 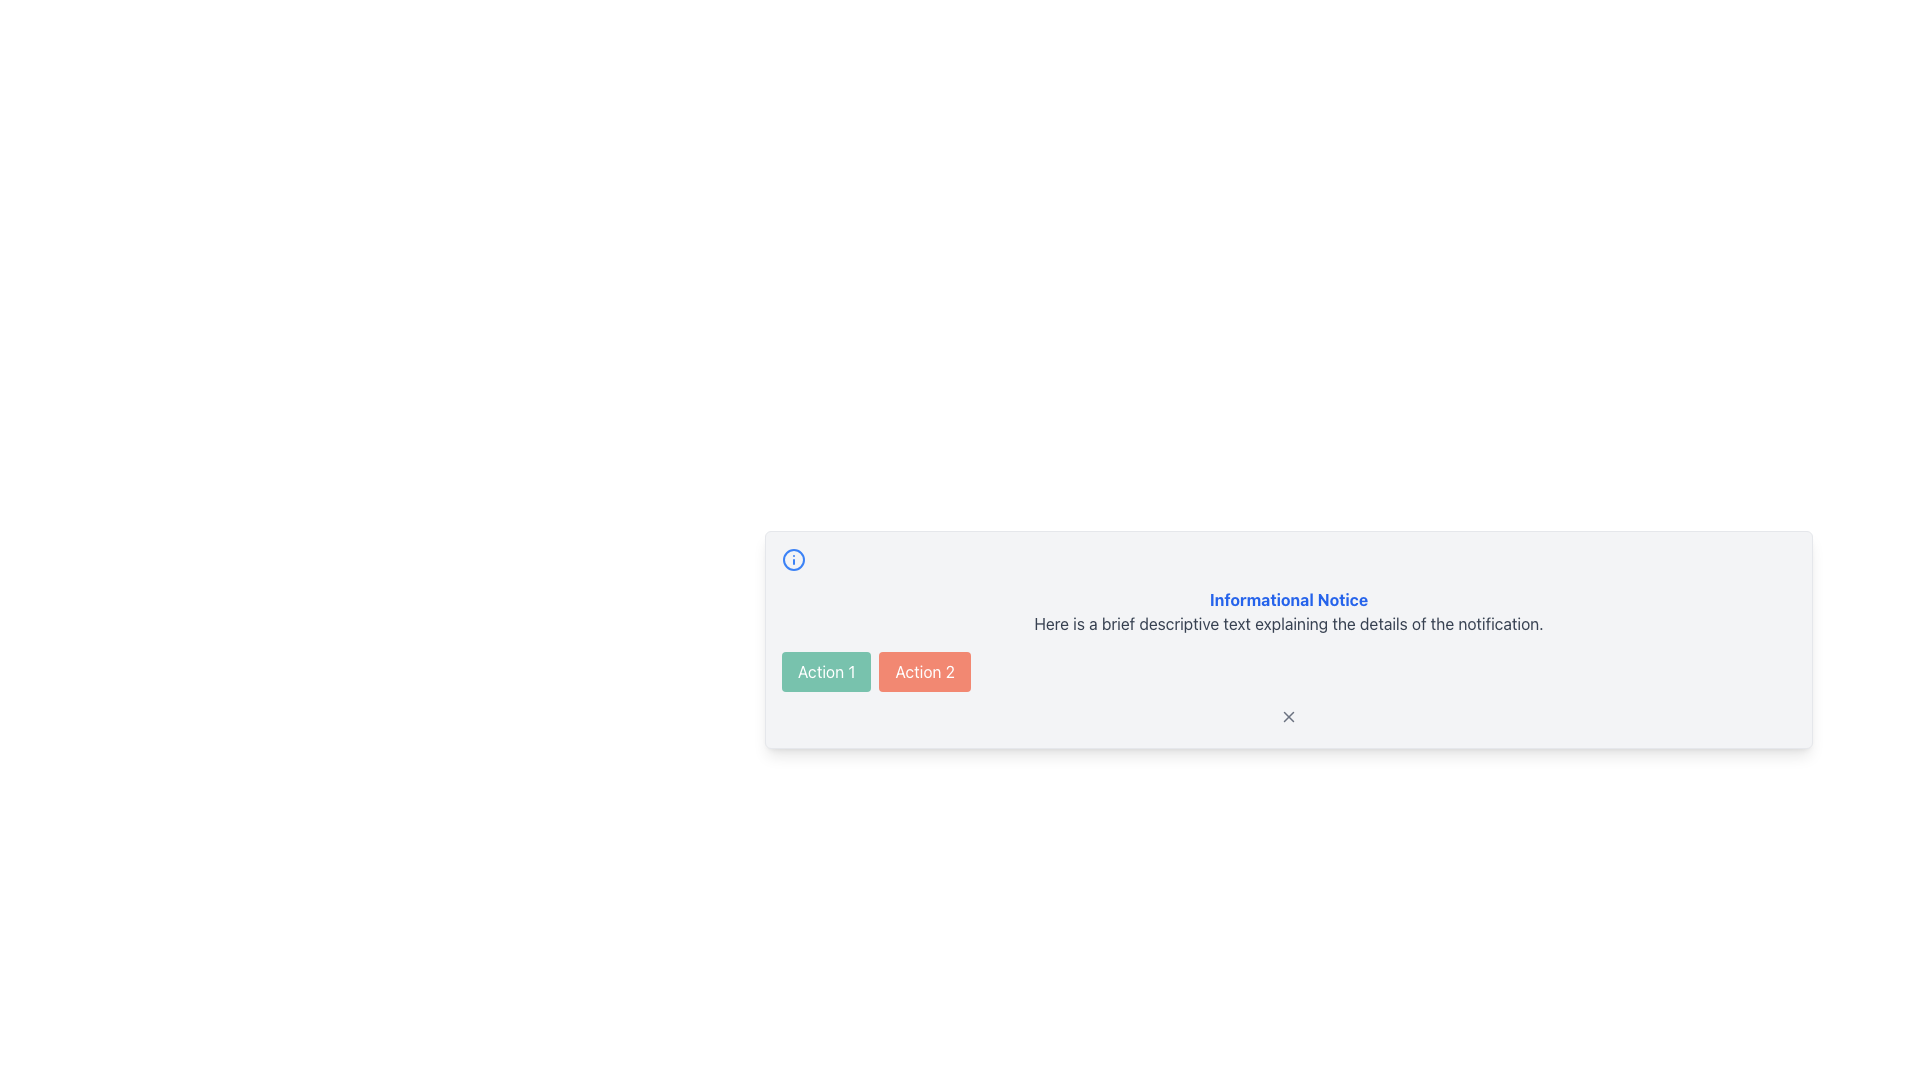 What do you see at coordinates (826, 671) in the screenshot?
I see `the first button in the bottom left section of the informational notice panel` at bounding box center [826, 671].